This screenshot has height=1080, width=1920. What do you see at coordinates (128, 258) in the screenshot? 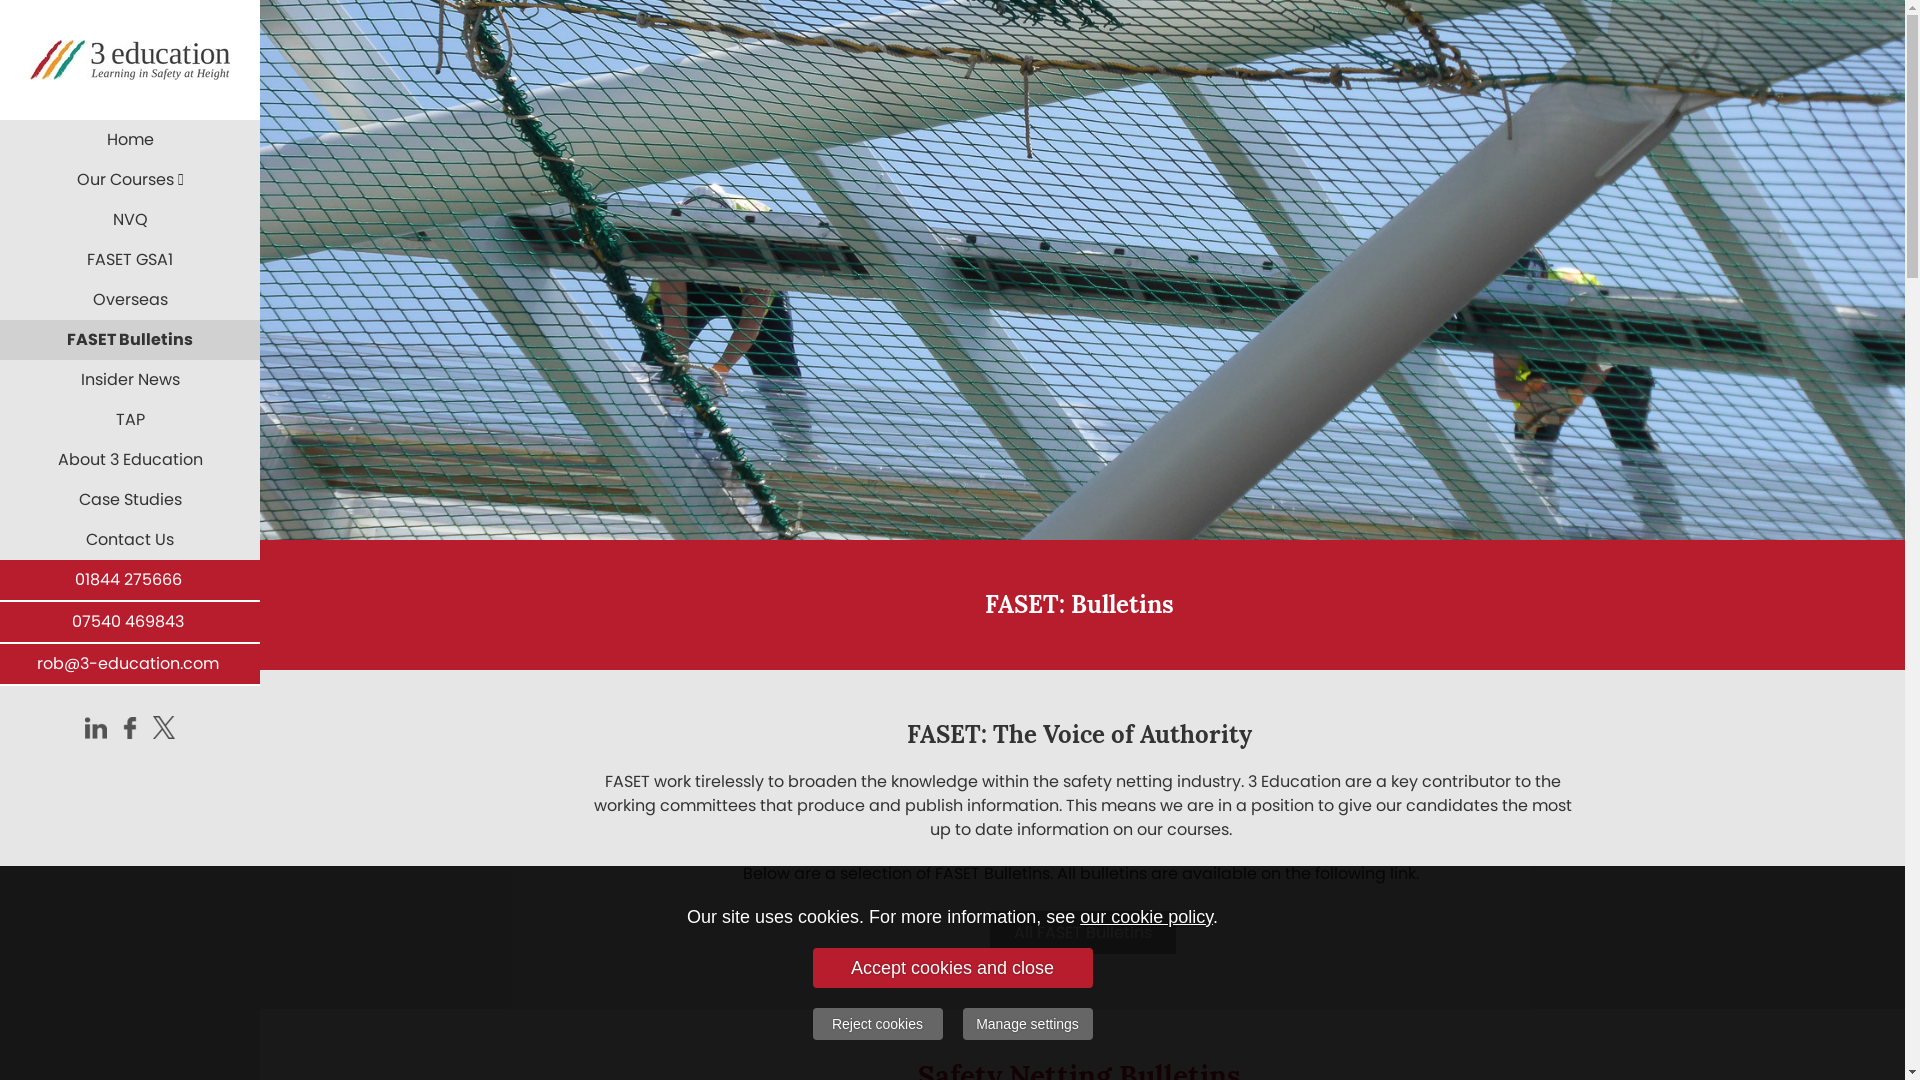
I see `'FASET GSA1'` at bounding box center [128, 258].